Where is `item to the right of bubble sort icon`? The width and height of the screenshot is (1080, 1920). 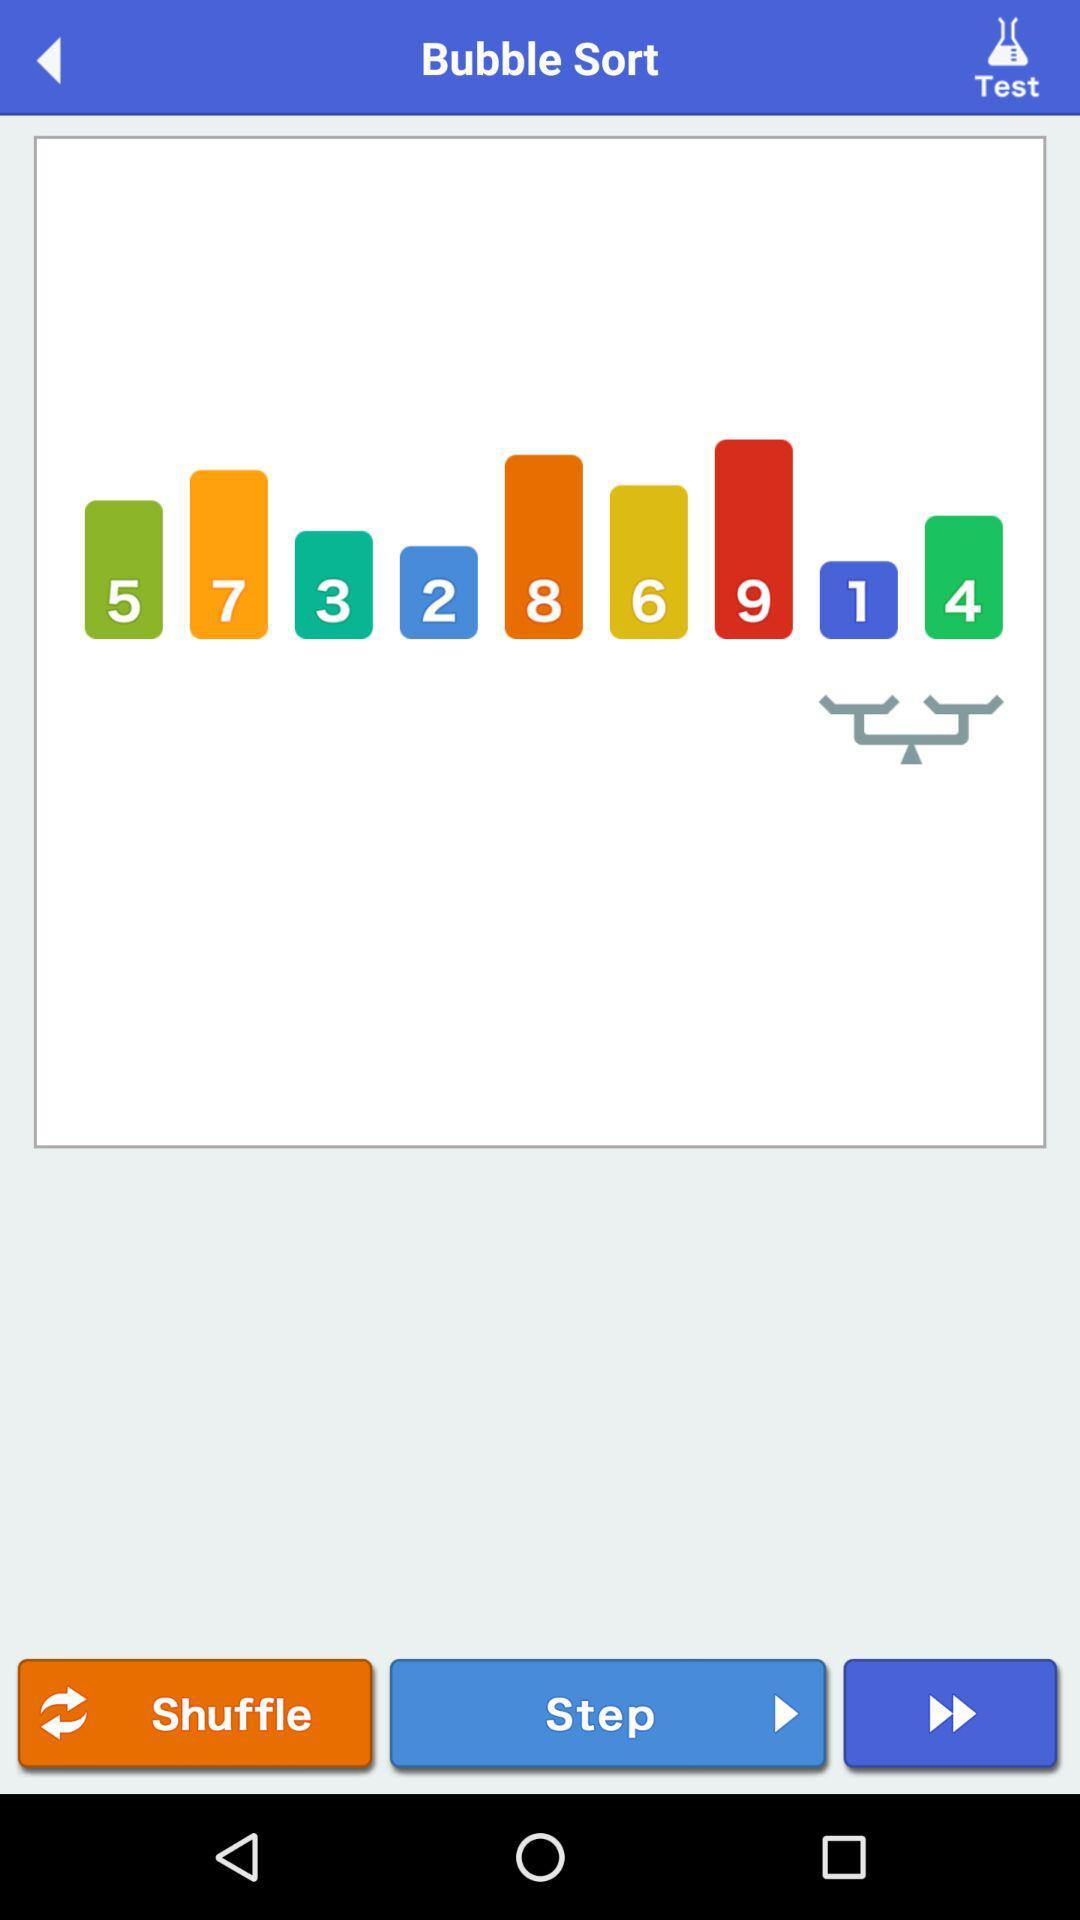
item to the right of bubble sort icon is located at coordinates (1010, 56).